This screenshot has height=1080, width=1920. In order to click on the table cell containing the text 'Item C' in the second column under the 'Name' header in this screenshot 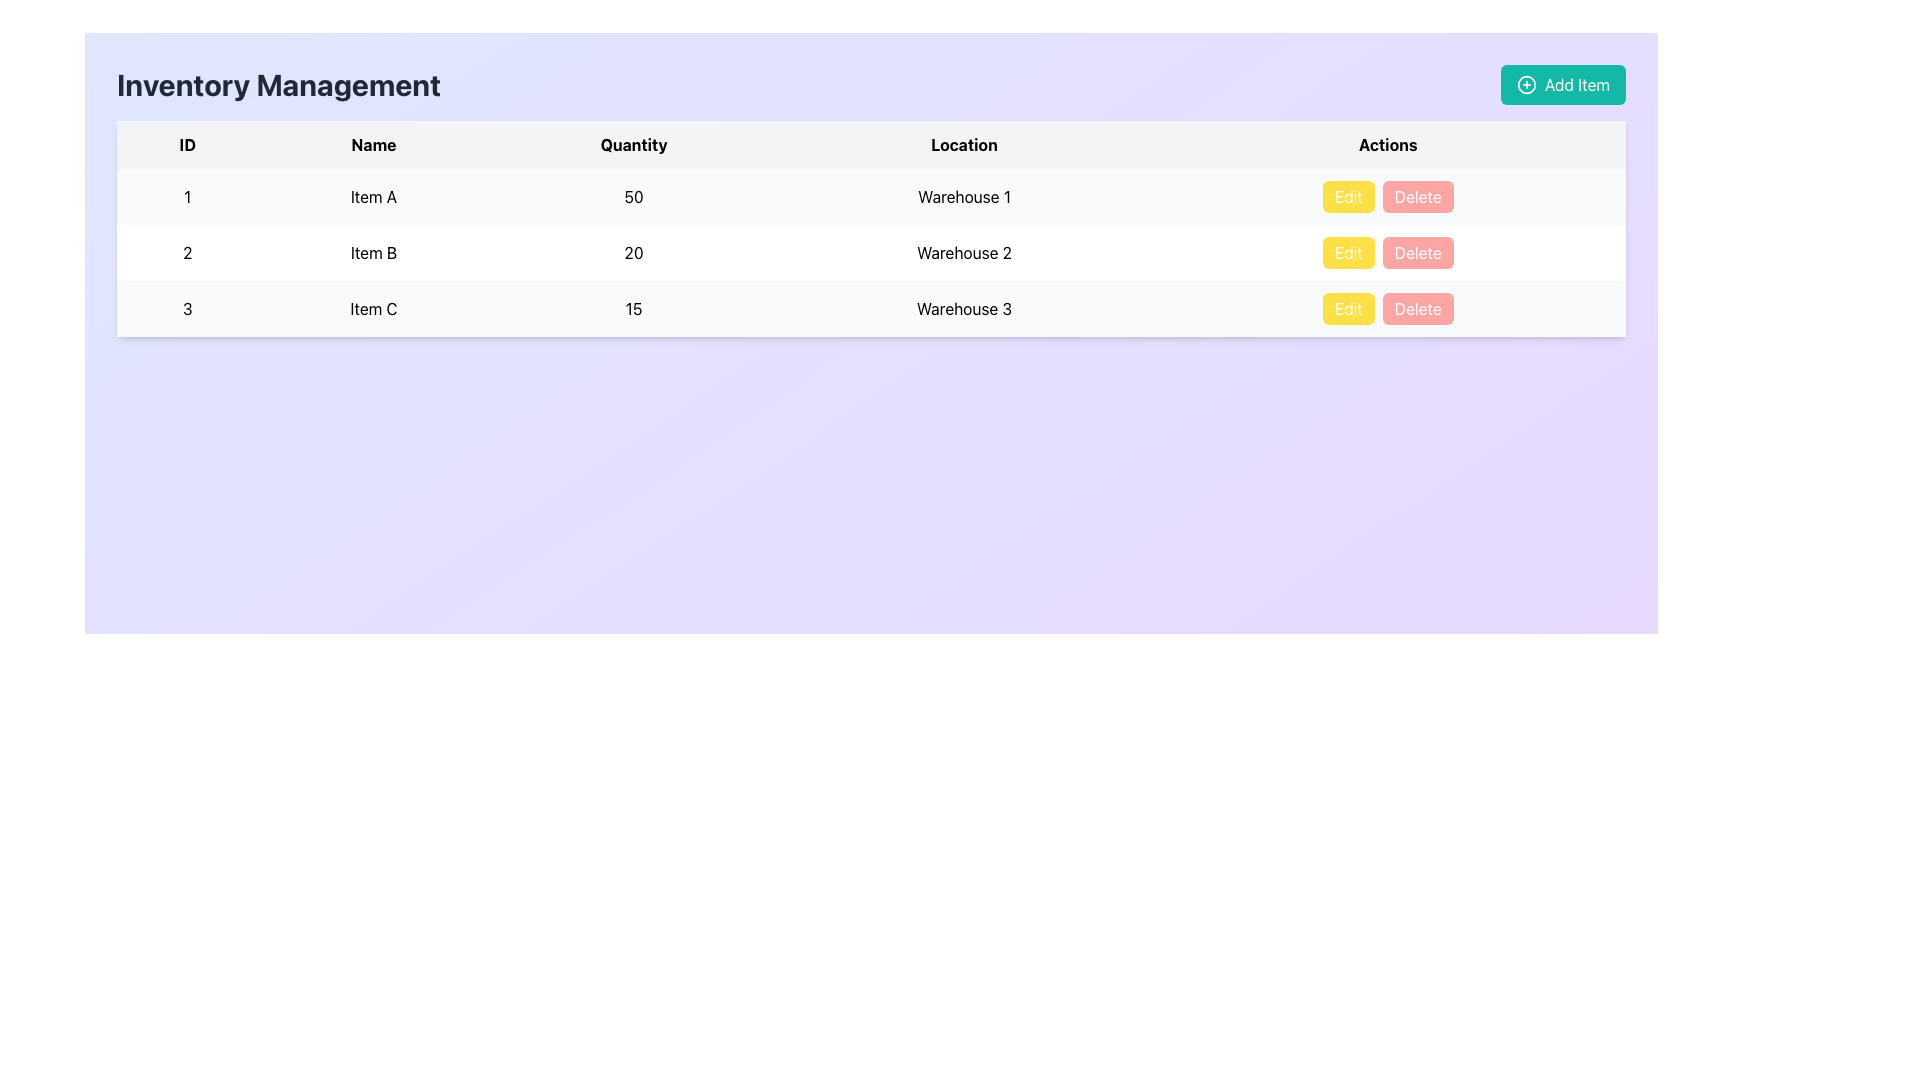, I will do `click(374, 308)`.